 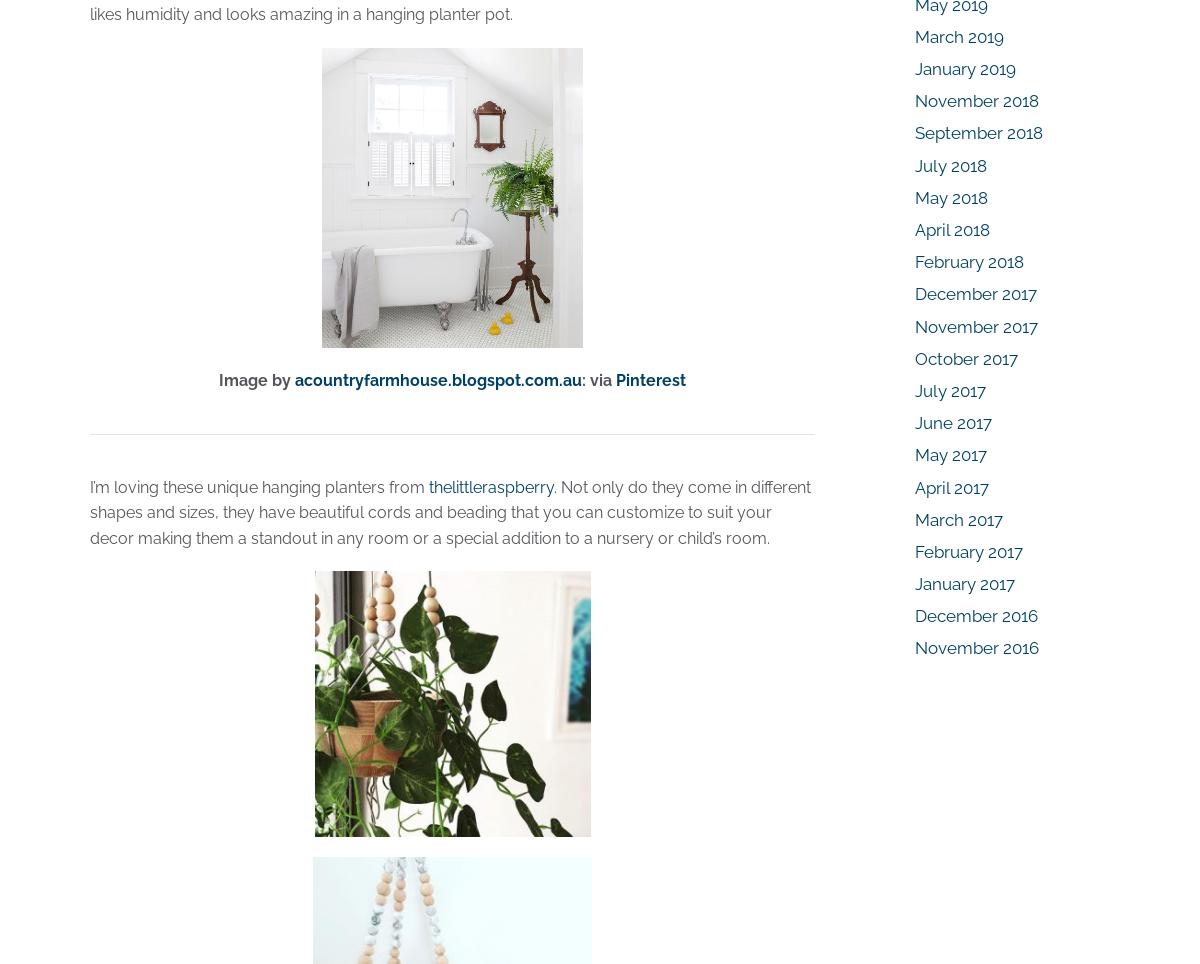 What do you see at coordinates (976, 615) in the screenshot?
I see `'December 2016'` at bounding box center [976, 615].